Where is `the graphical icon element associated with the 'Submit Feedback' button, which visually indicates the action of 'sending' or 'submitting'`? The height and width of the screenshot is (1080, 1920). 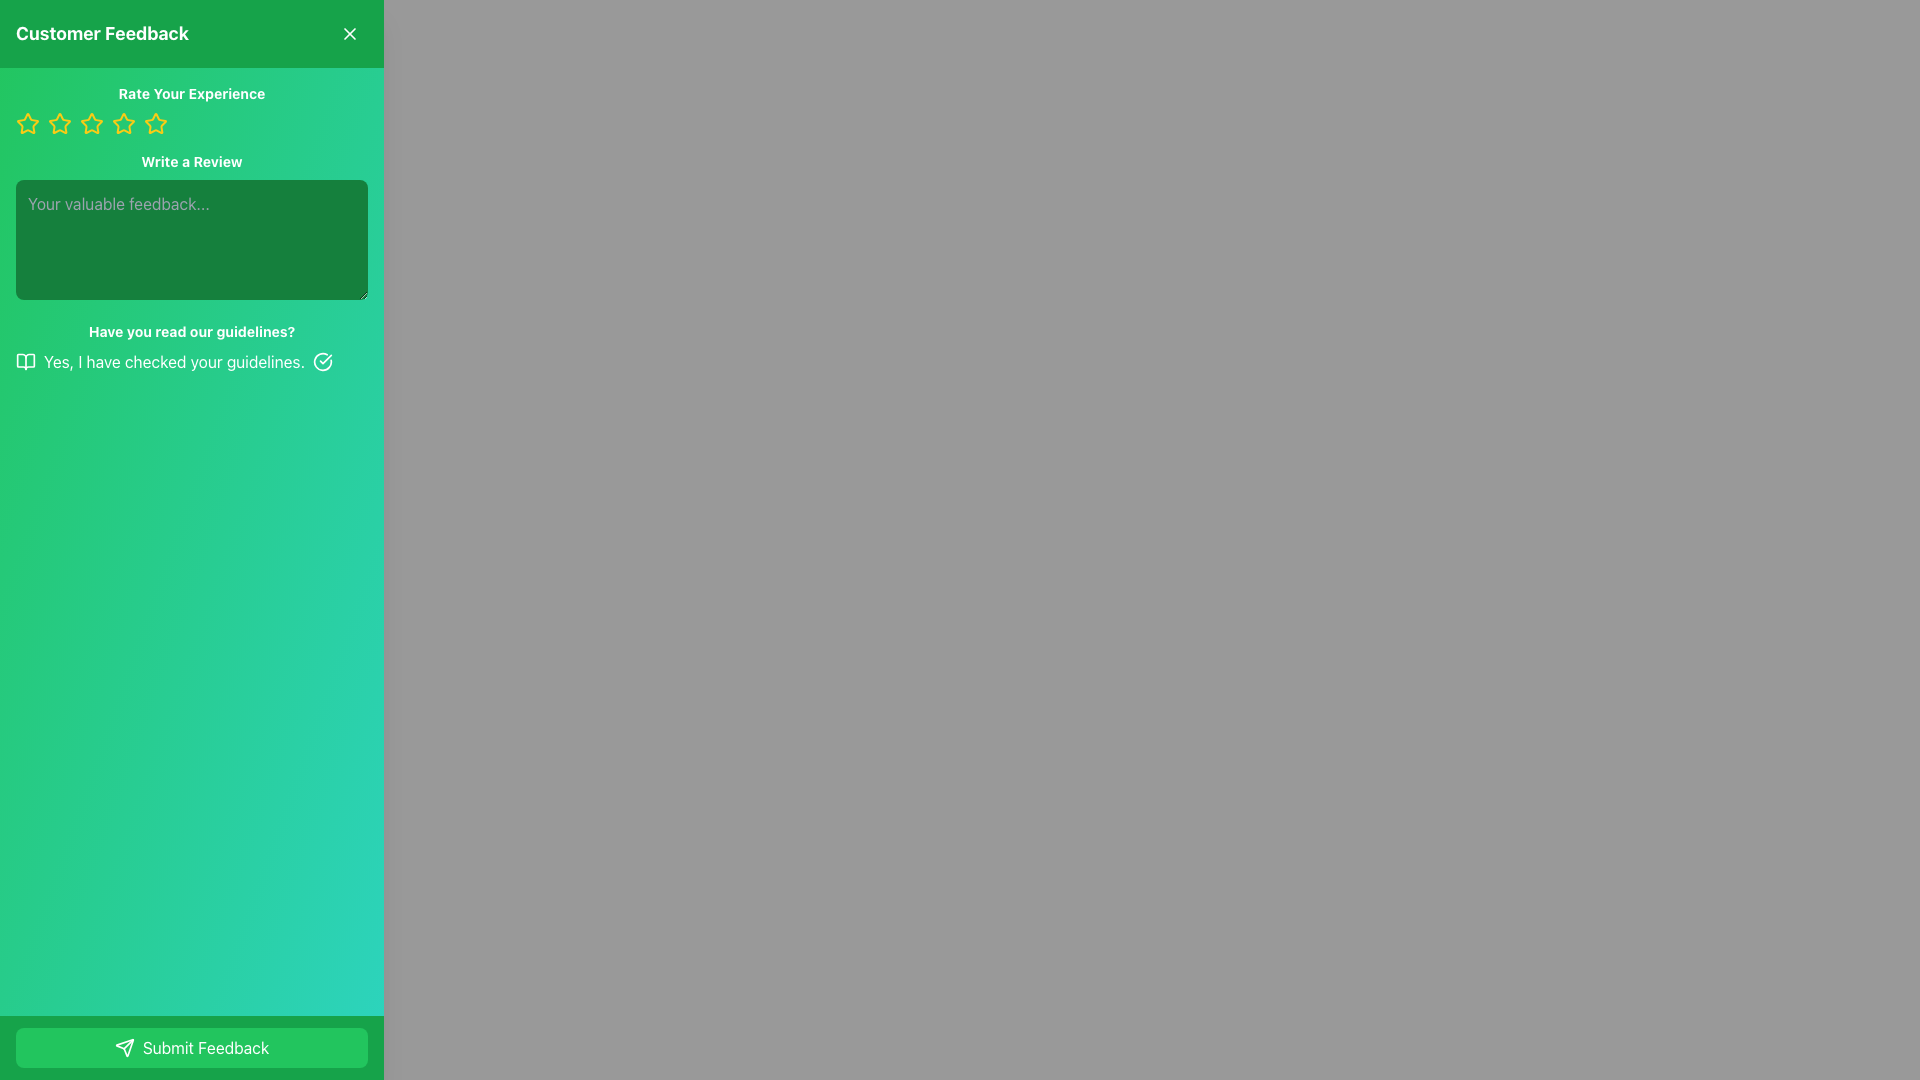
the graphical icon element associated with the 'Submit Feedback' button, which visually indicates the action of 'sending' or 'submitting' is located at coordinates (127, 1043).